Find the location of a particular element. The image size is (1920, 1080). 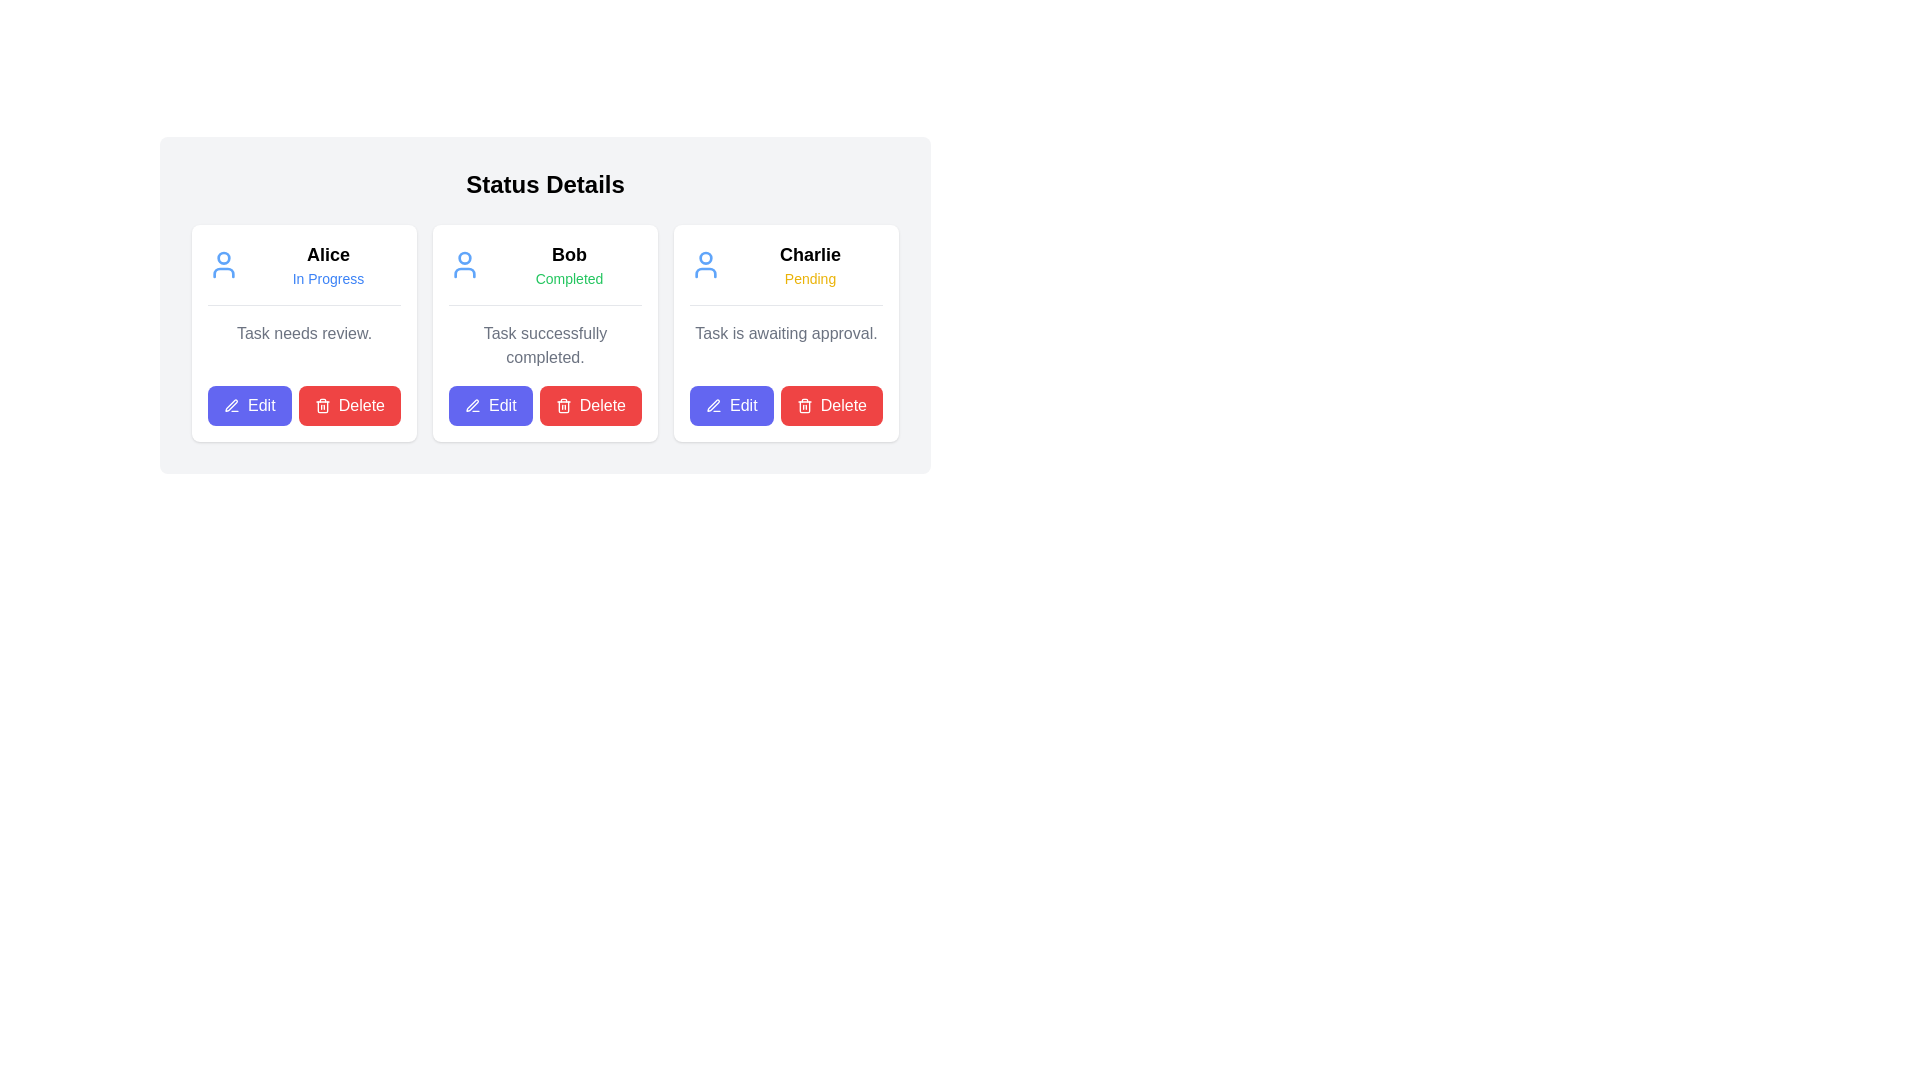

the decorative graphic representing the user icon located at the top-left of the 'Alice' card, which visually indicates the relationship to the user profile is located at coordinates (224, 273).